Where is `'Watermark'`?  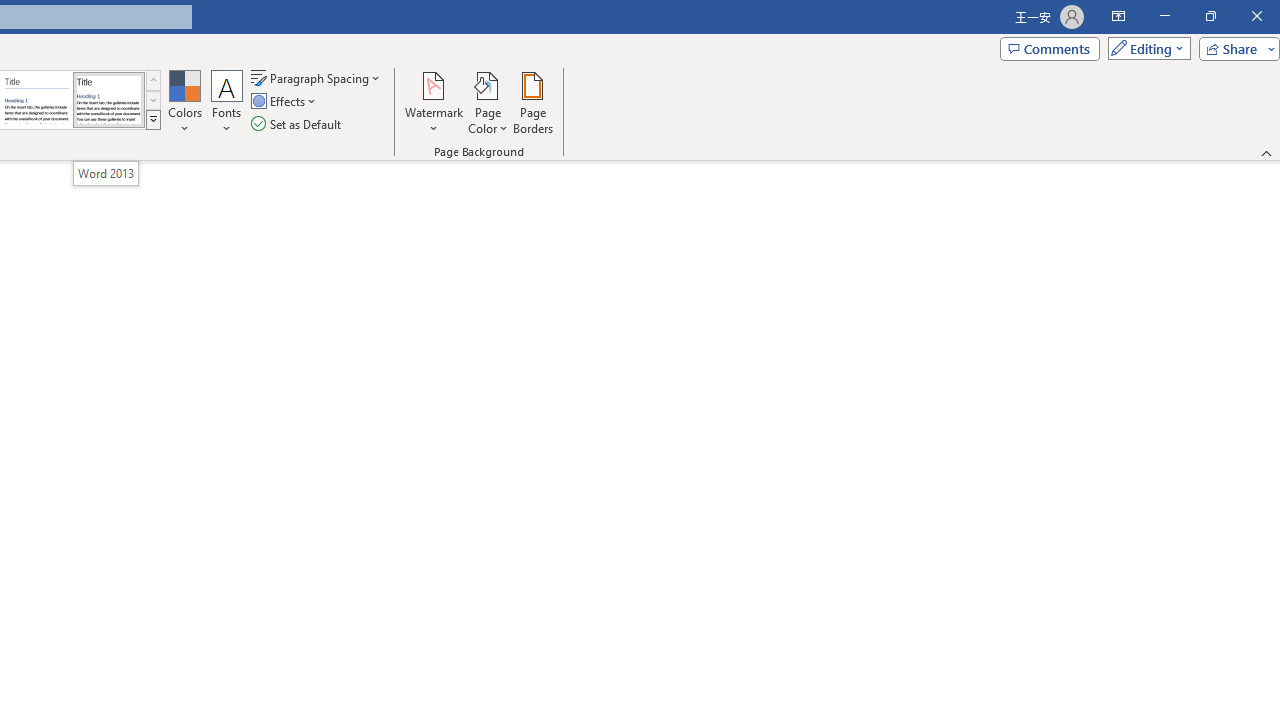 'Watermark' is located at coordinates (433, 103).